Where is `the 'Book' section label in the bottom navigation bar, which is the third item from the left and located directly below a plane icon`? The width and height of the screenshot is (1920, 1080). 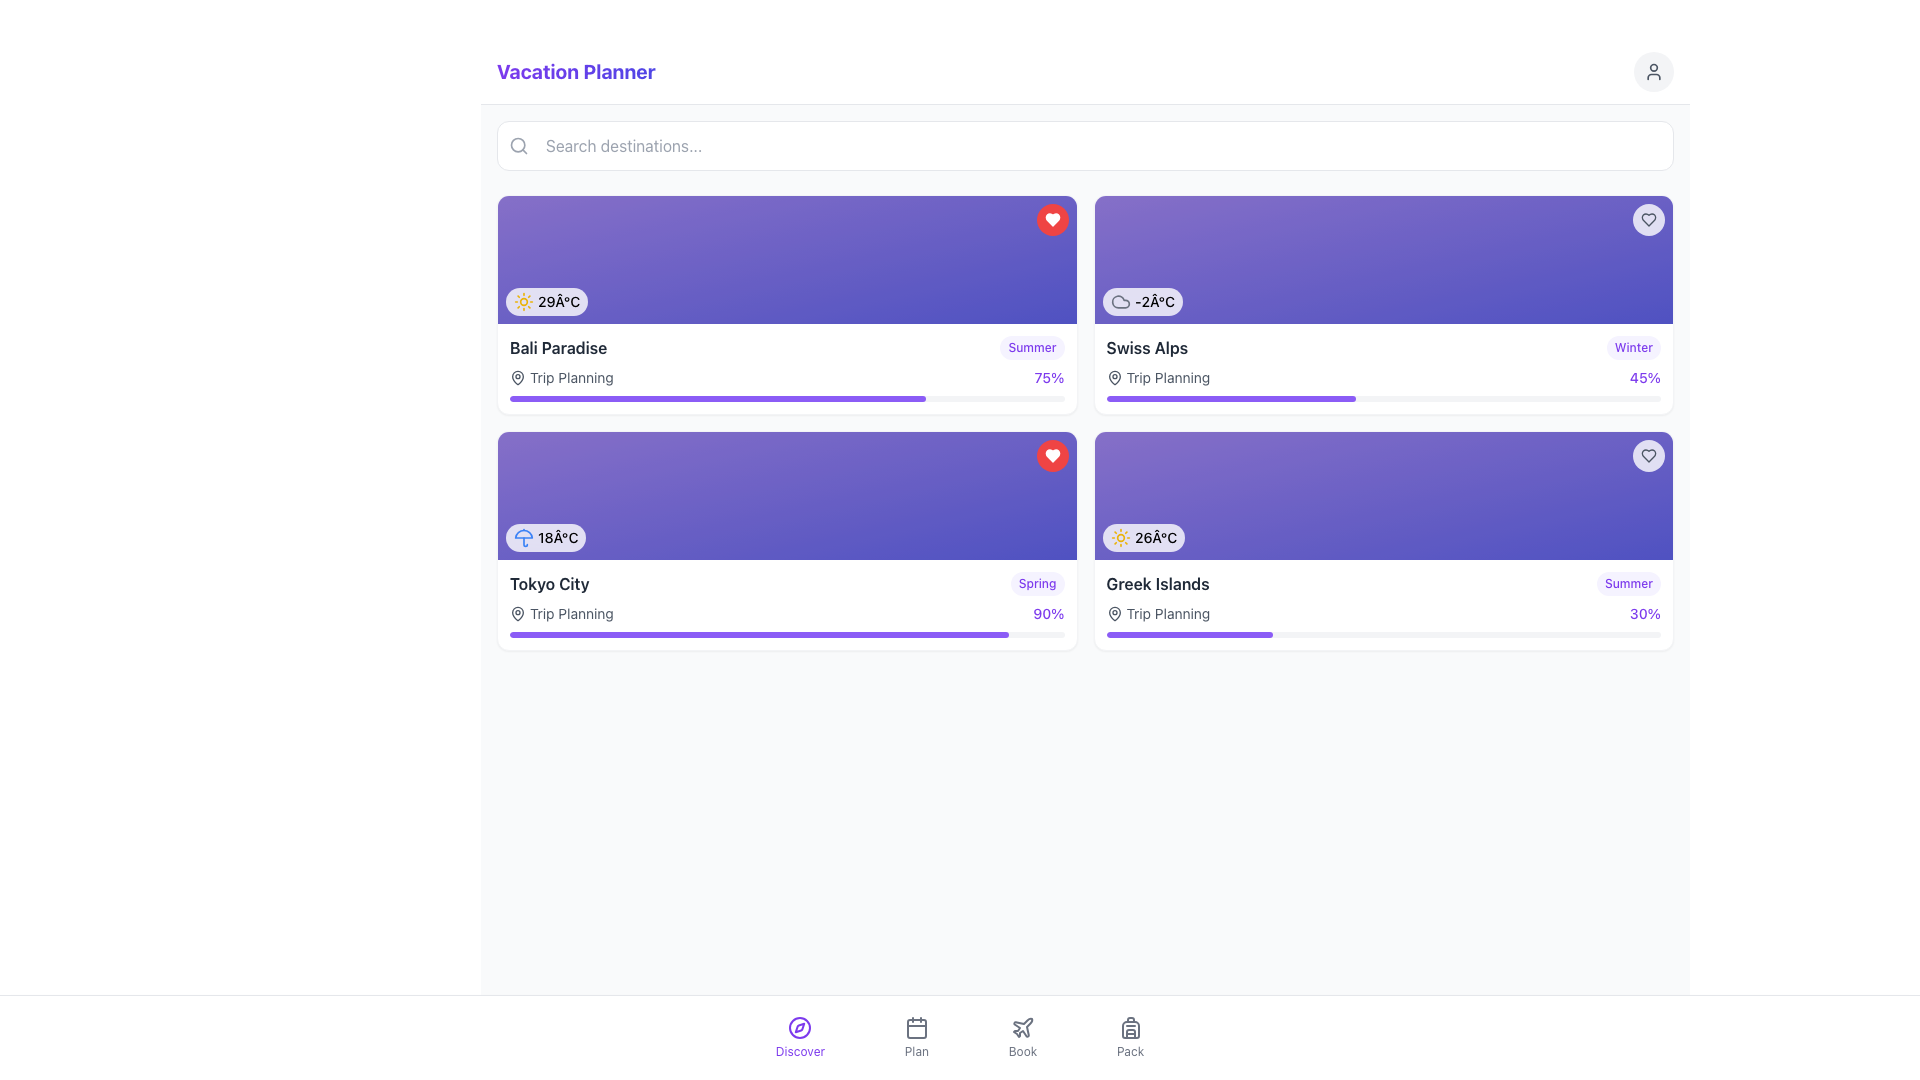 the 'Book' section label in the bottom navigation bar, which is the third item from the left and located directly below a plane icon is located at coordinates (1022, 1051).